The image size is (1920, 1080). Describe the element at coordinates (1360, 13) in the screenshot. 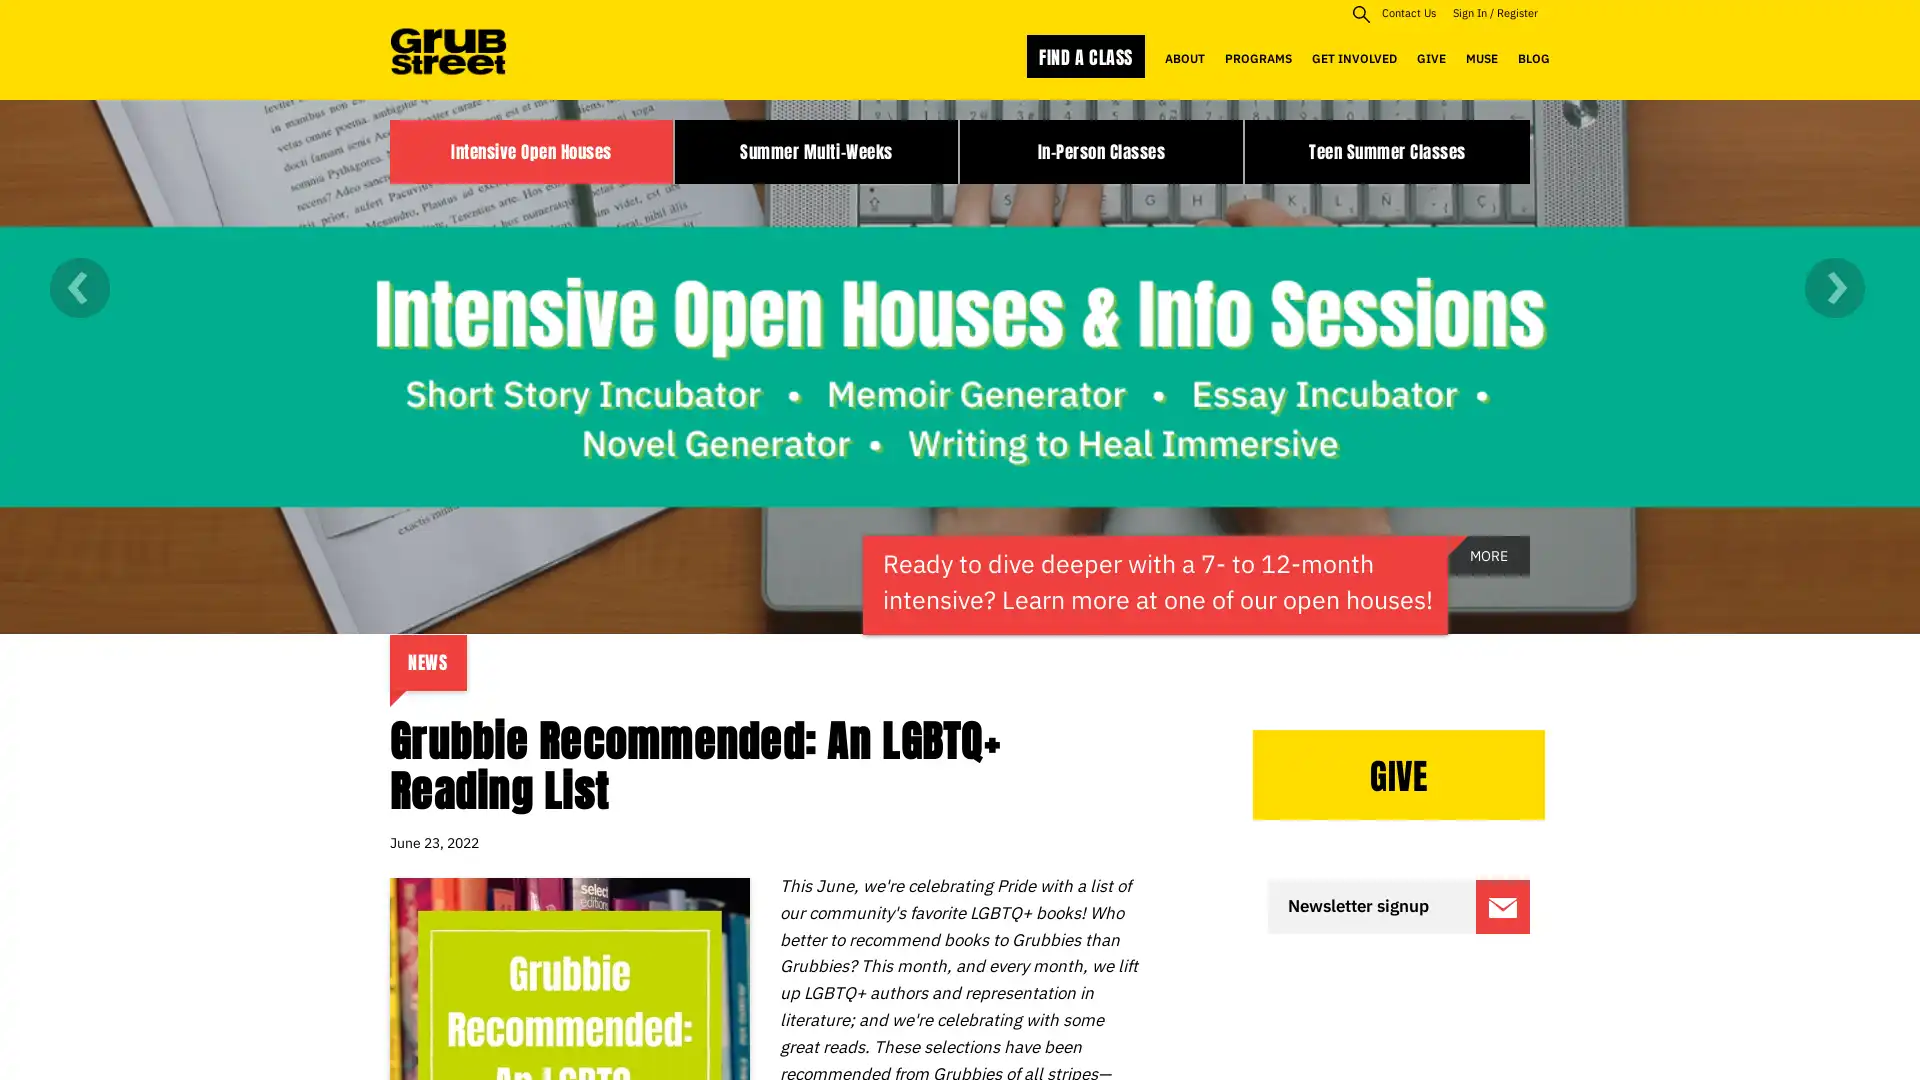

I see `site search` at that location.